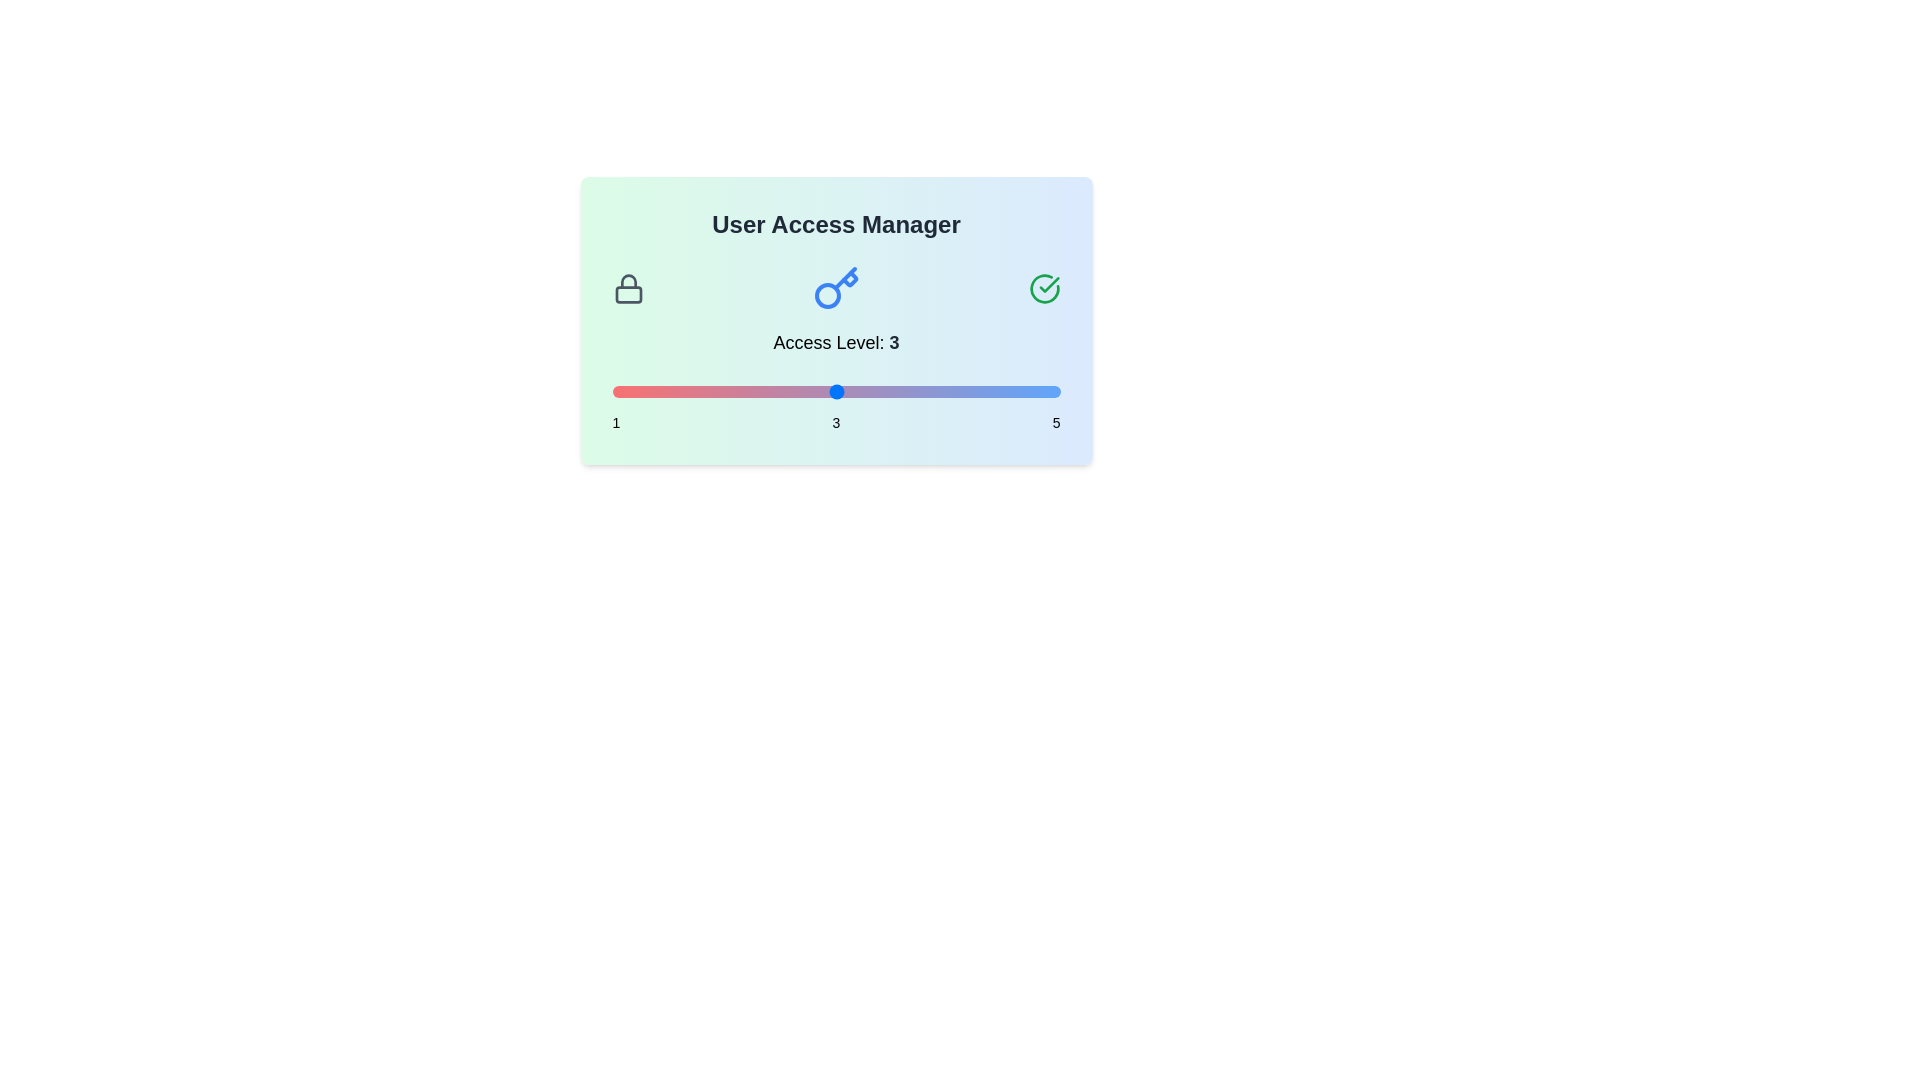 The height and width of the screenshot is (1080, 1920). Describe the element at coordinates (1043, 289) in the screenshot. I see `the check-circle icon` at that location.